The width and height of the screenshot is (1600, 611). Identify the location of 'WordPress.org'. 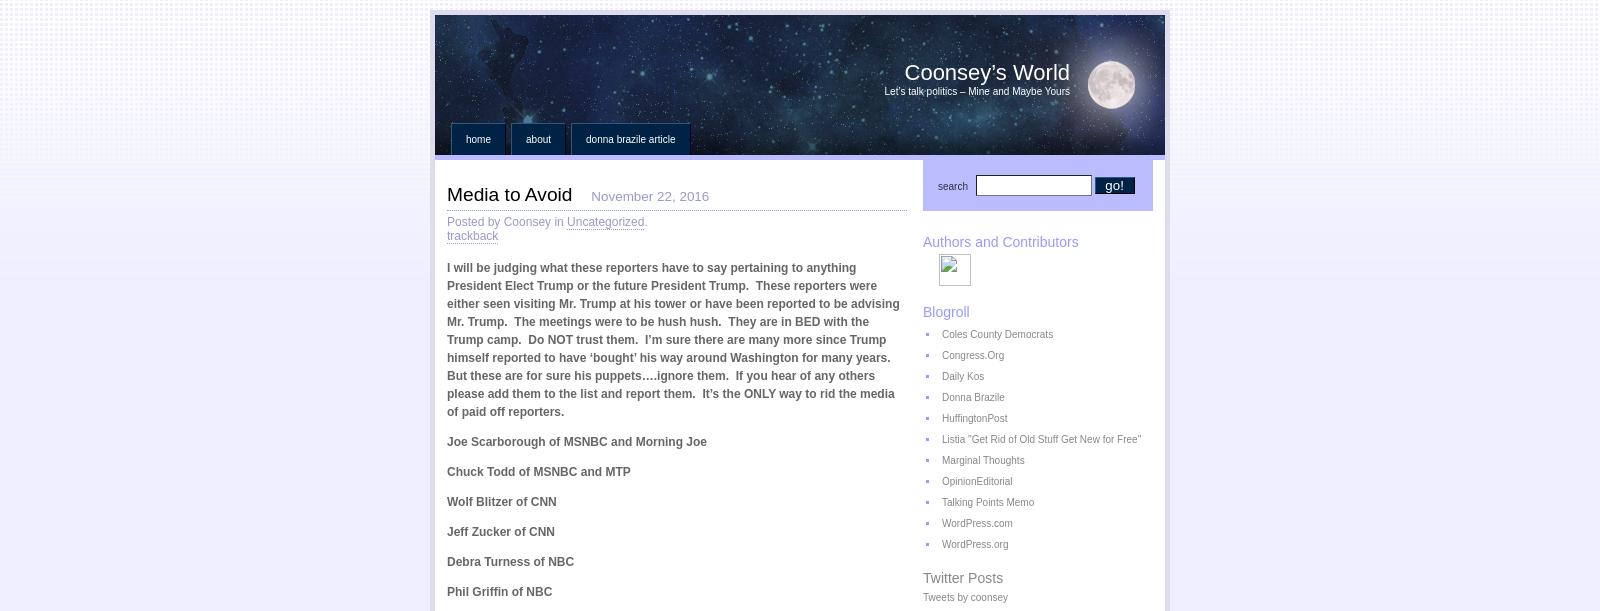
(974, 544).